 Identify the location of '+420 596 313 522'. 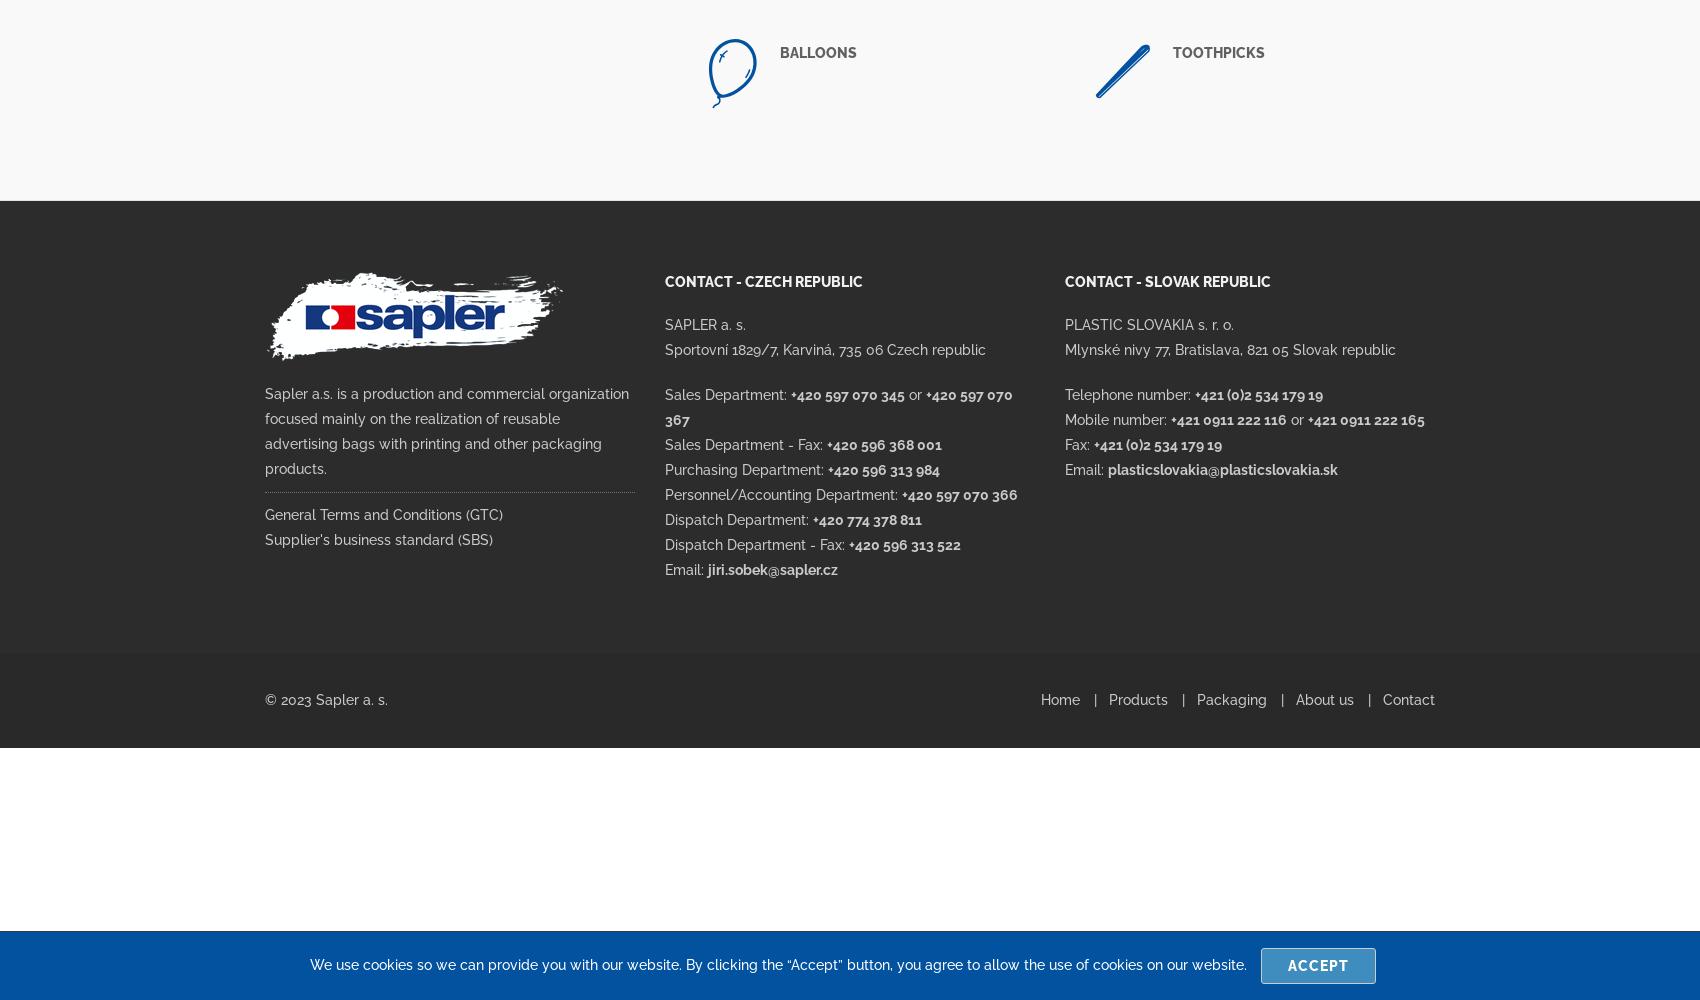
(905, 545).